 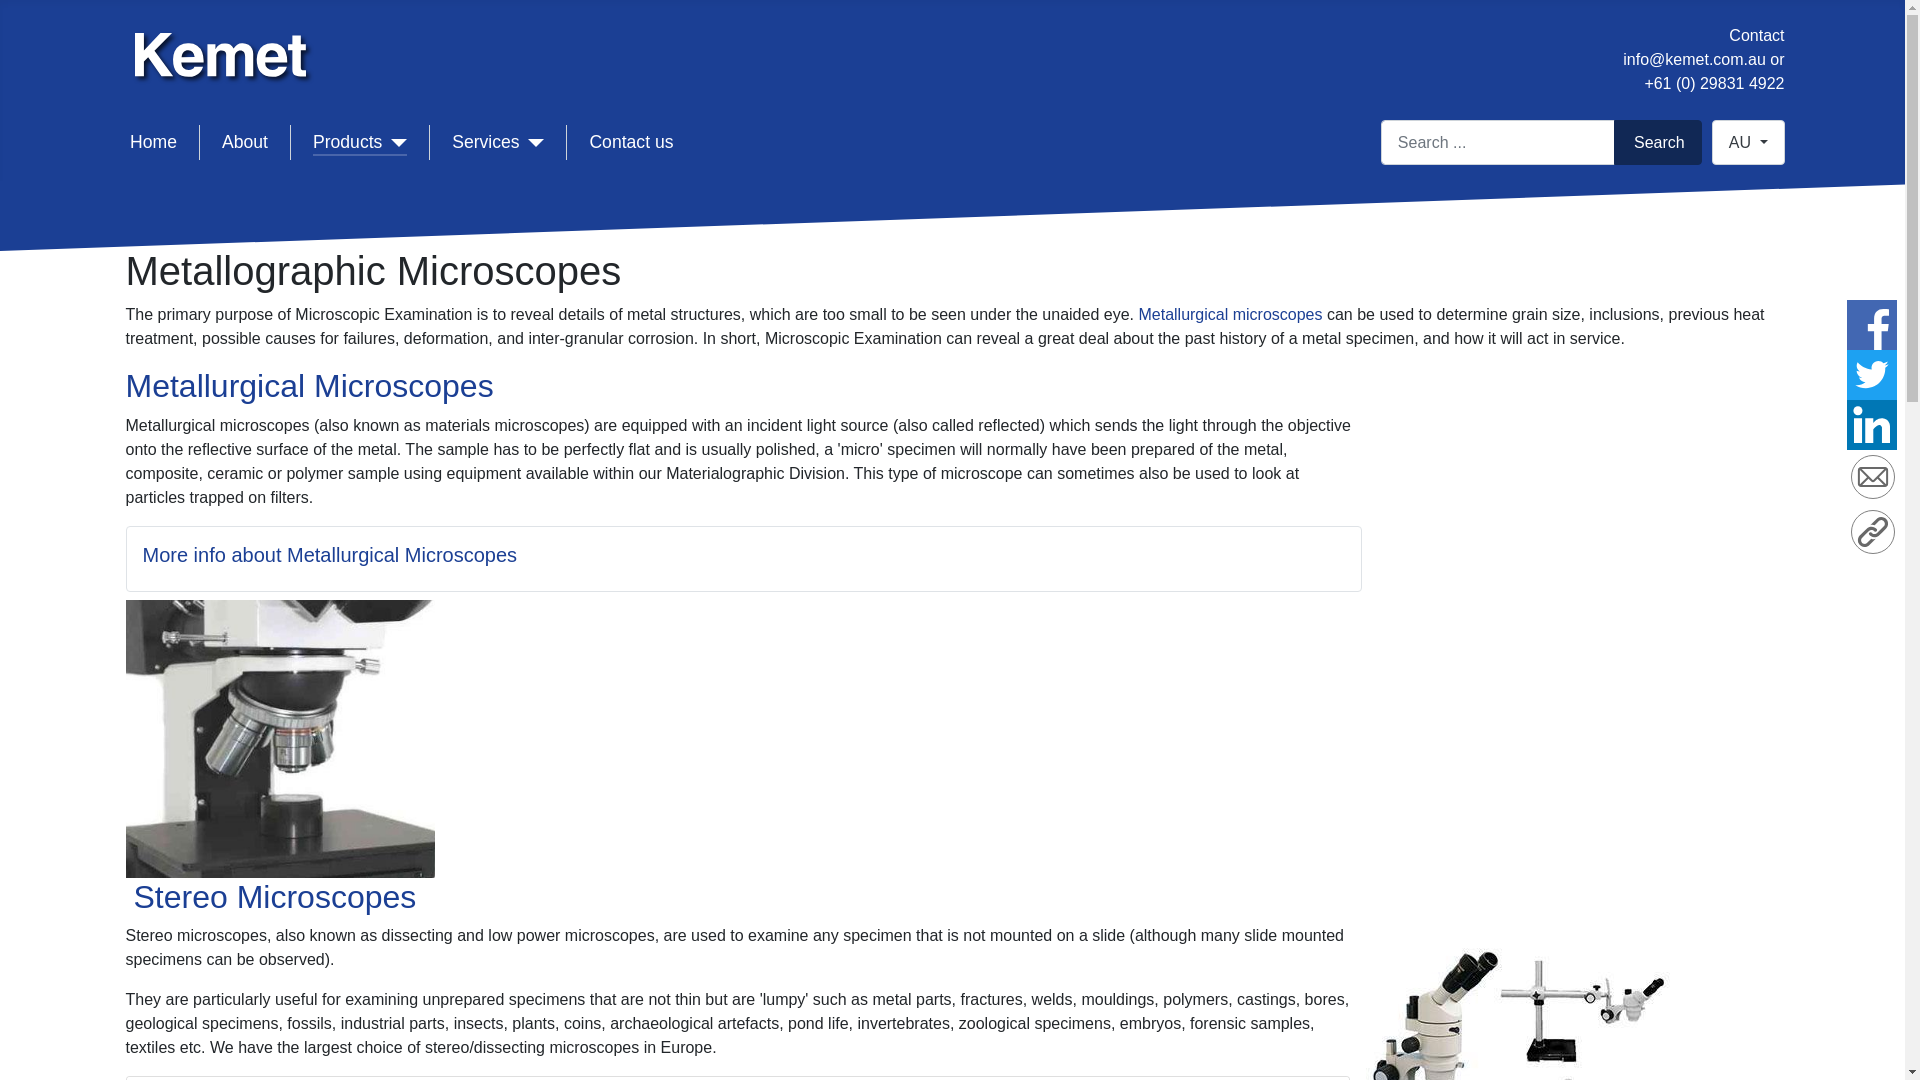 What do you see at coordinates (329, 555) in the screenshot?
I see `'More info about Metallurgical Microscopes'` at bounding box center [329, 555].